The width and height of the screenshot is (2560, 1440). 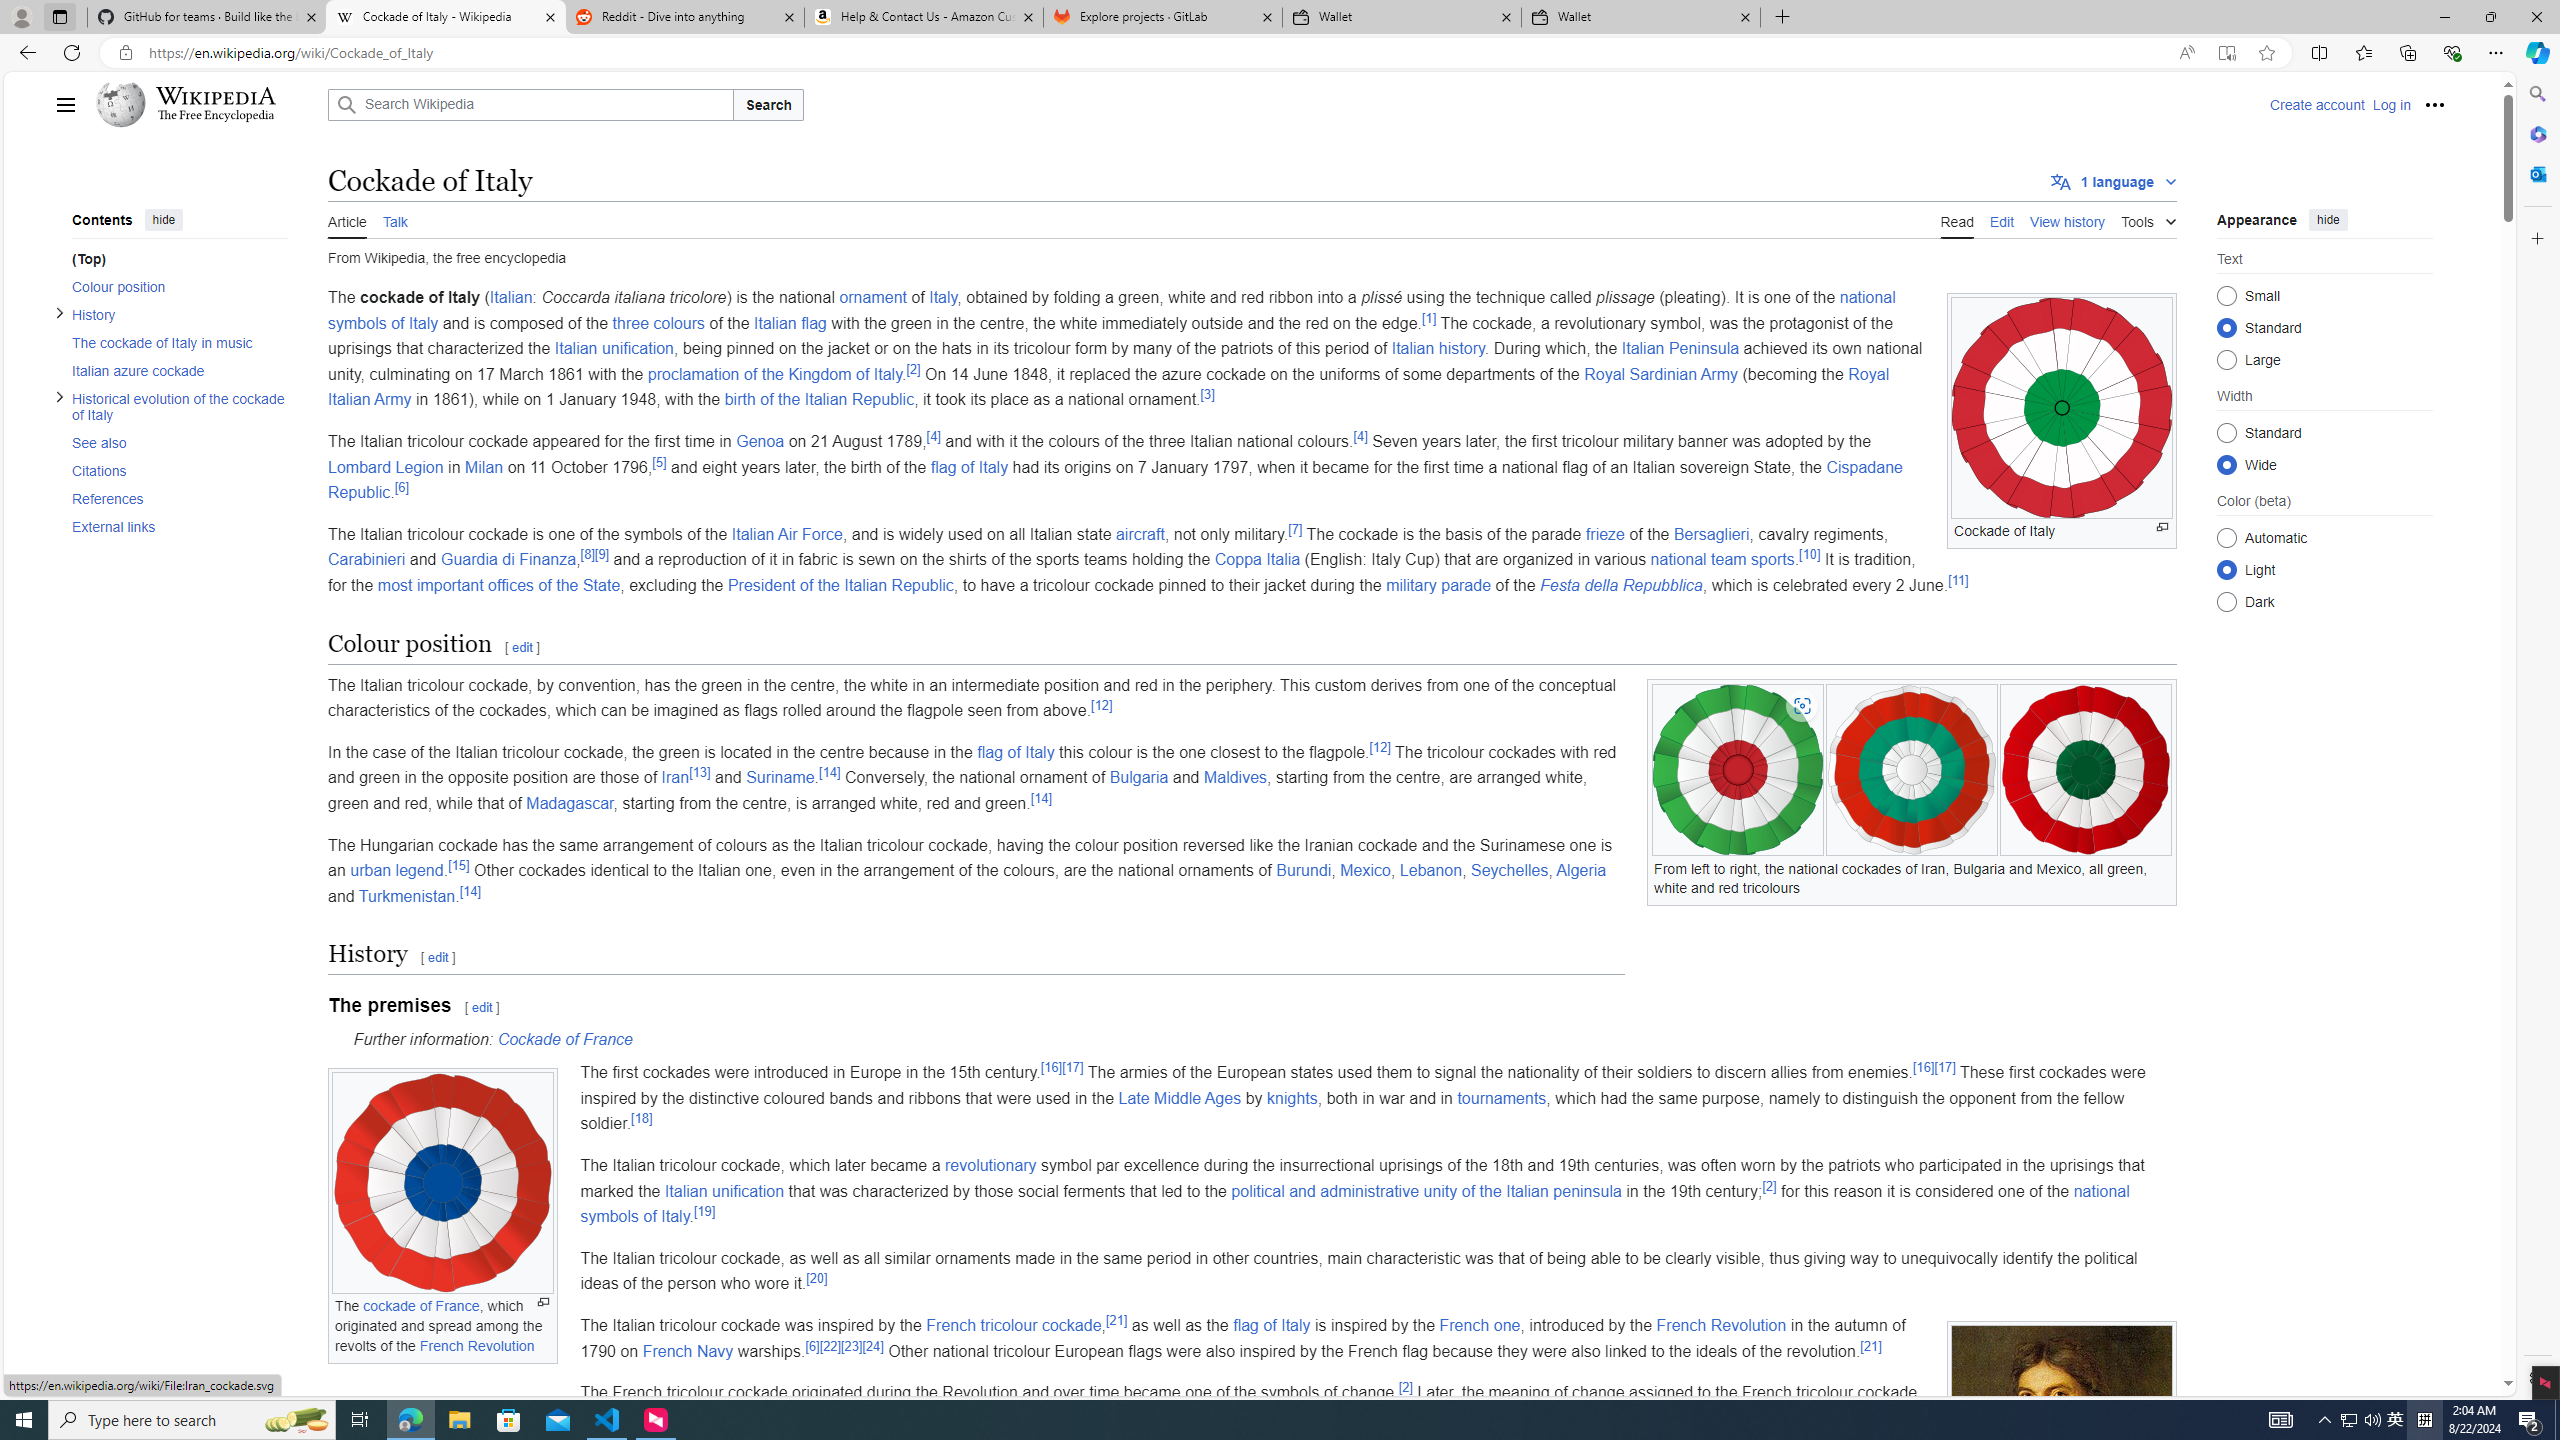 I want to click on 'Citations', so click(x=179, y=470).